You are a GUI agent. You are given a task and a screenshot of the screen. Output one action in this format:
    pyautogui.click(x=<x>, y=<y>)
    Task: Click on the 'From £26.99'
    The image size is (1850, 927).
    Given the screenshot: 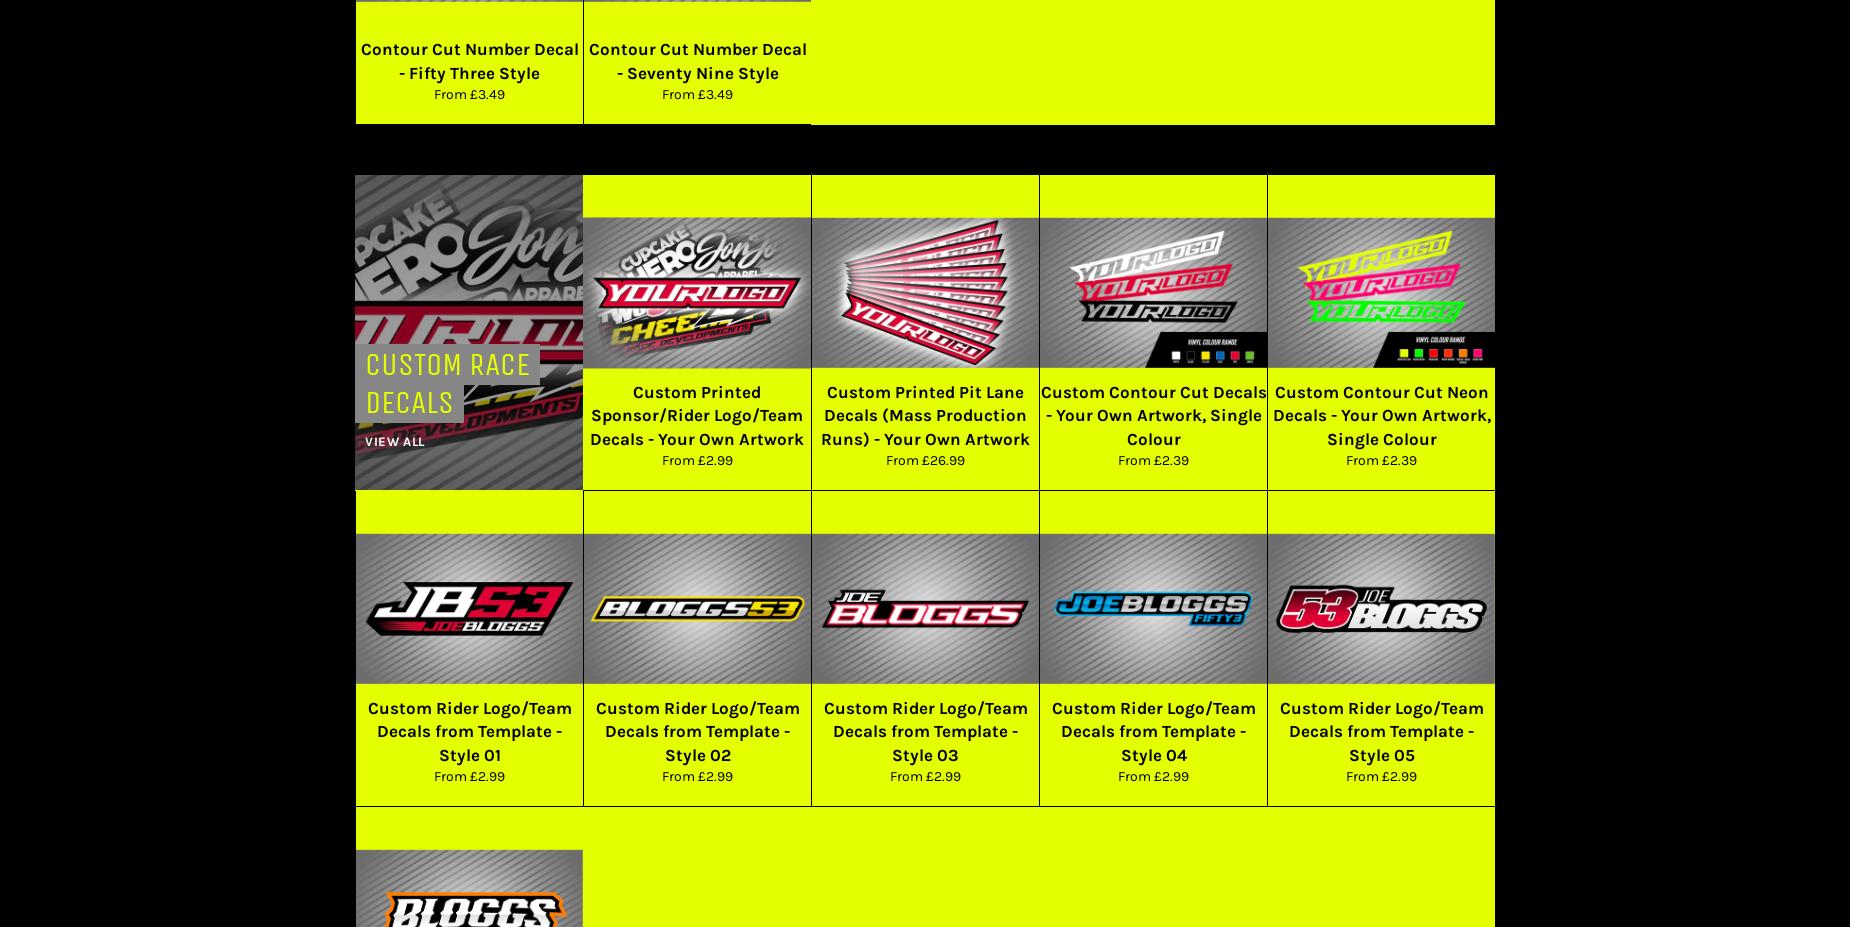 What is the action you would take?
    pyautogui.click(x=925, y=459)
    